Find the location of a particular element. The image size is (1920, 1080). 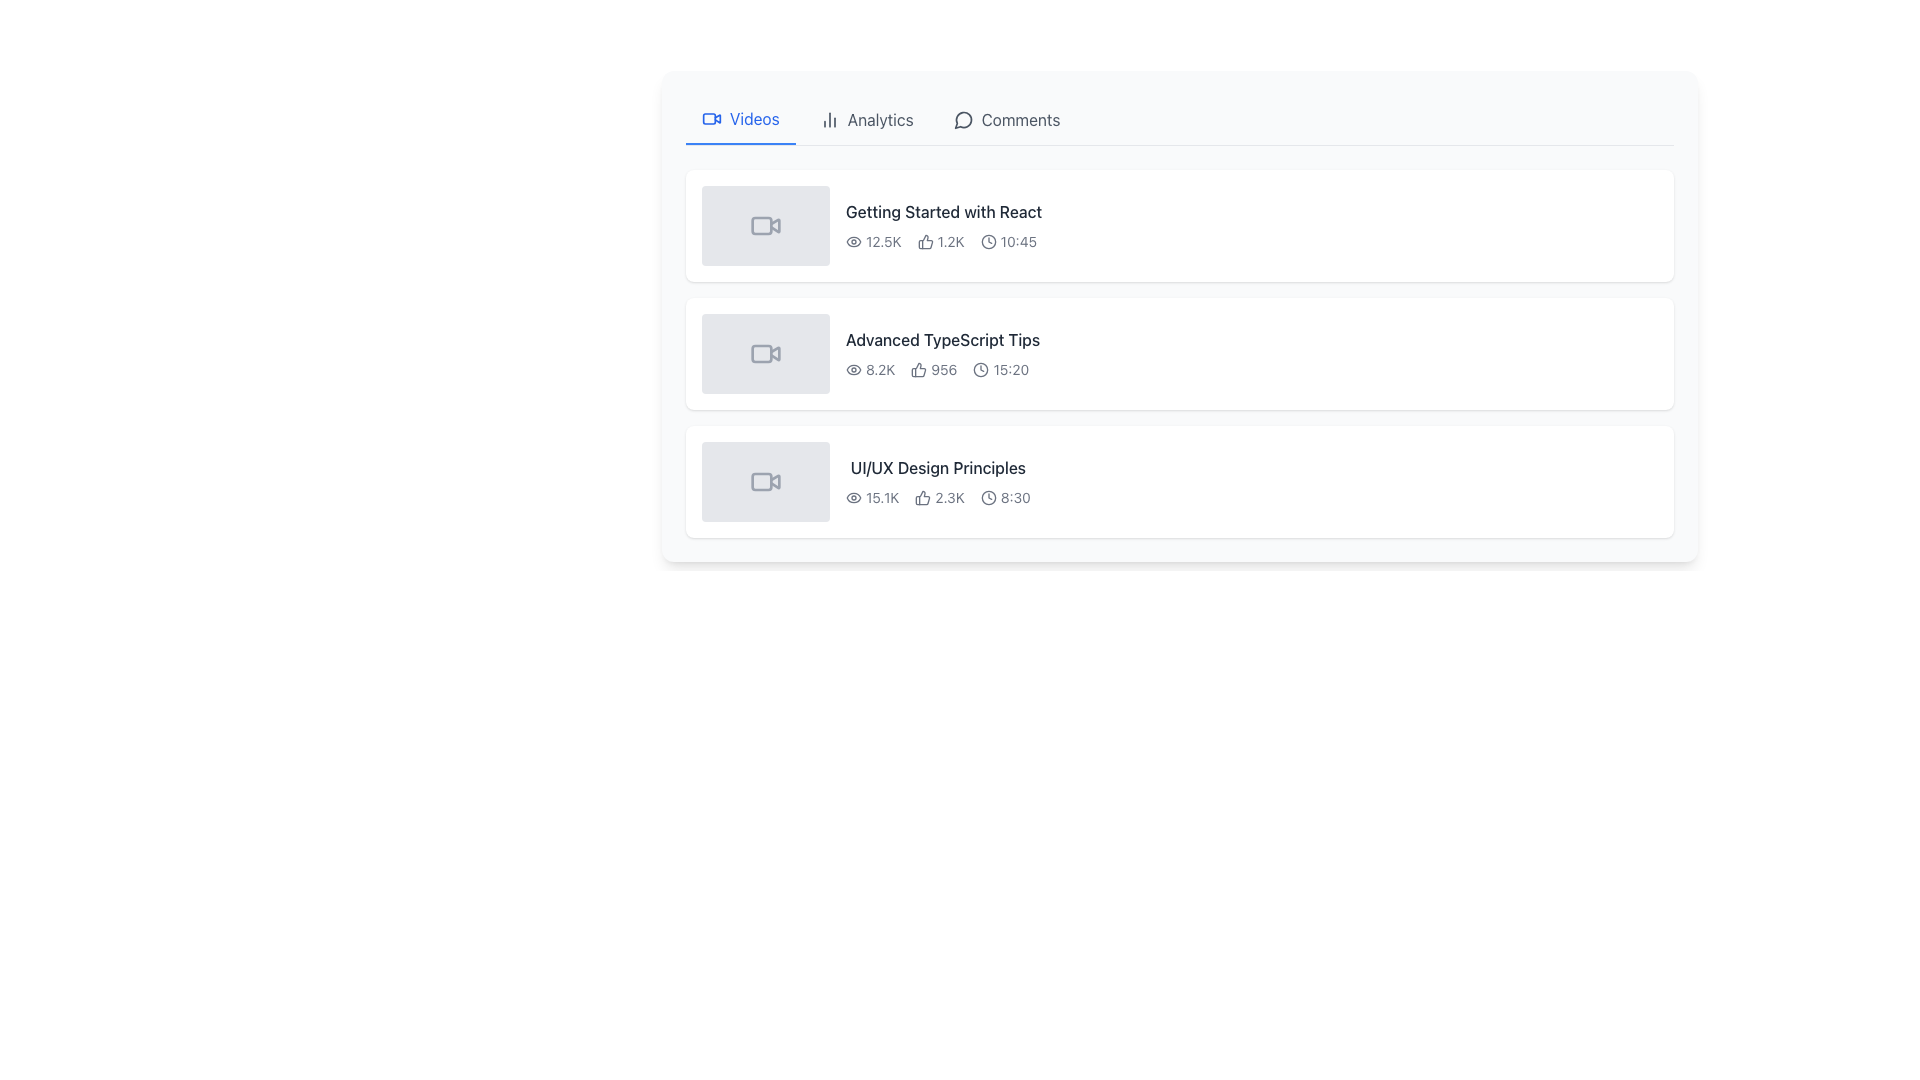

the circular speech bubble icon located to the left of the 'Comments' text in the navigation bar is located at coordinates (963, 119).